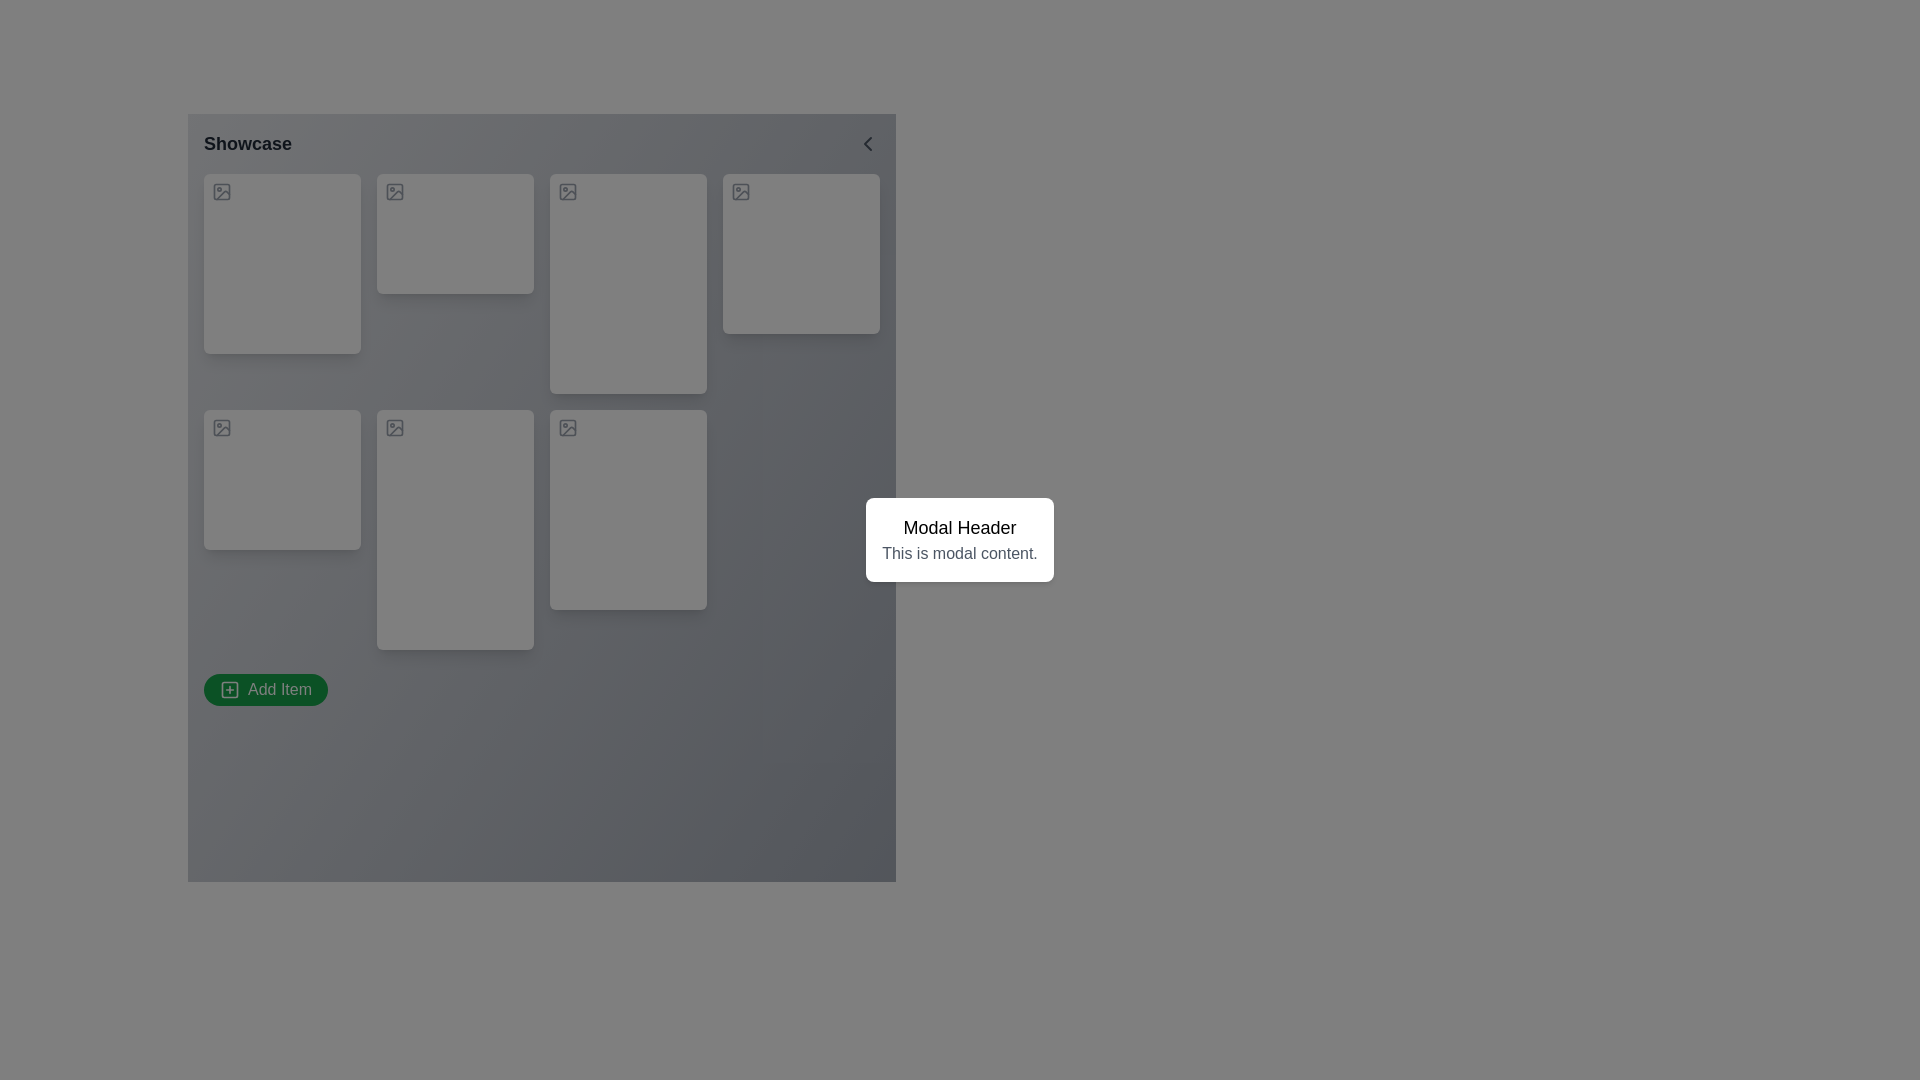  Describe the element at coordinates (566, 192) in the screenshot. I see `the image icon located in the top-right corner of the second card in the 'Showcase' section, which features a gray rectangle with rounded corners and a circle inside, along with a slanted line` at that location.